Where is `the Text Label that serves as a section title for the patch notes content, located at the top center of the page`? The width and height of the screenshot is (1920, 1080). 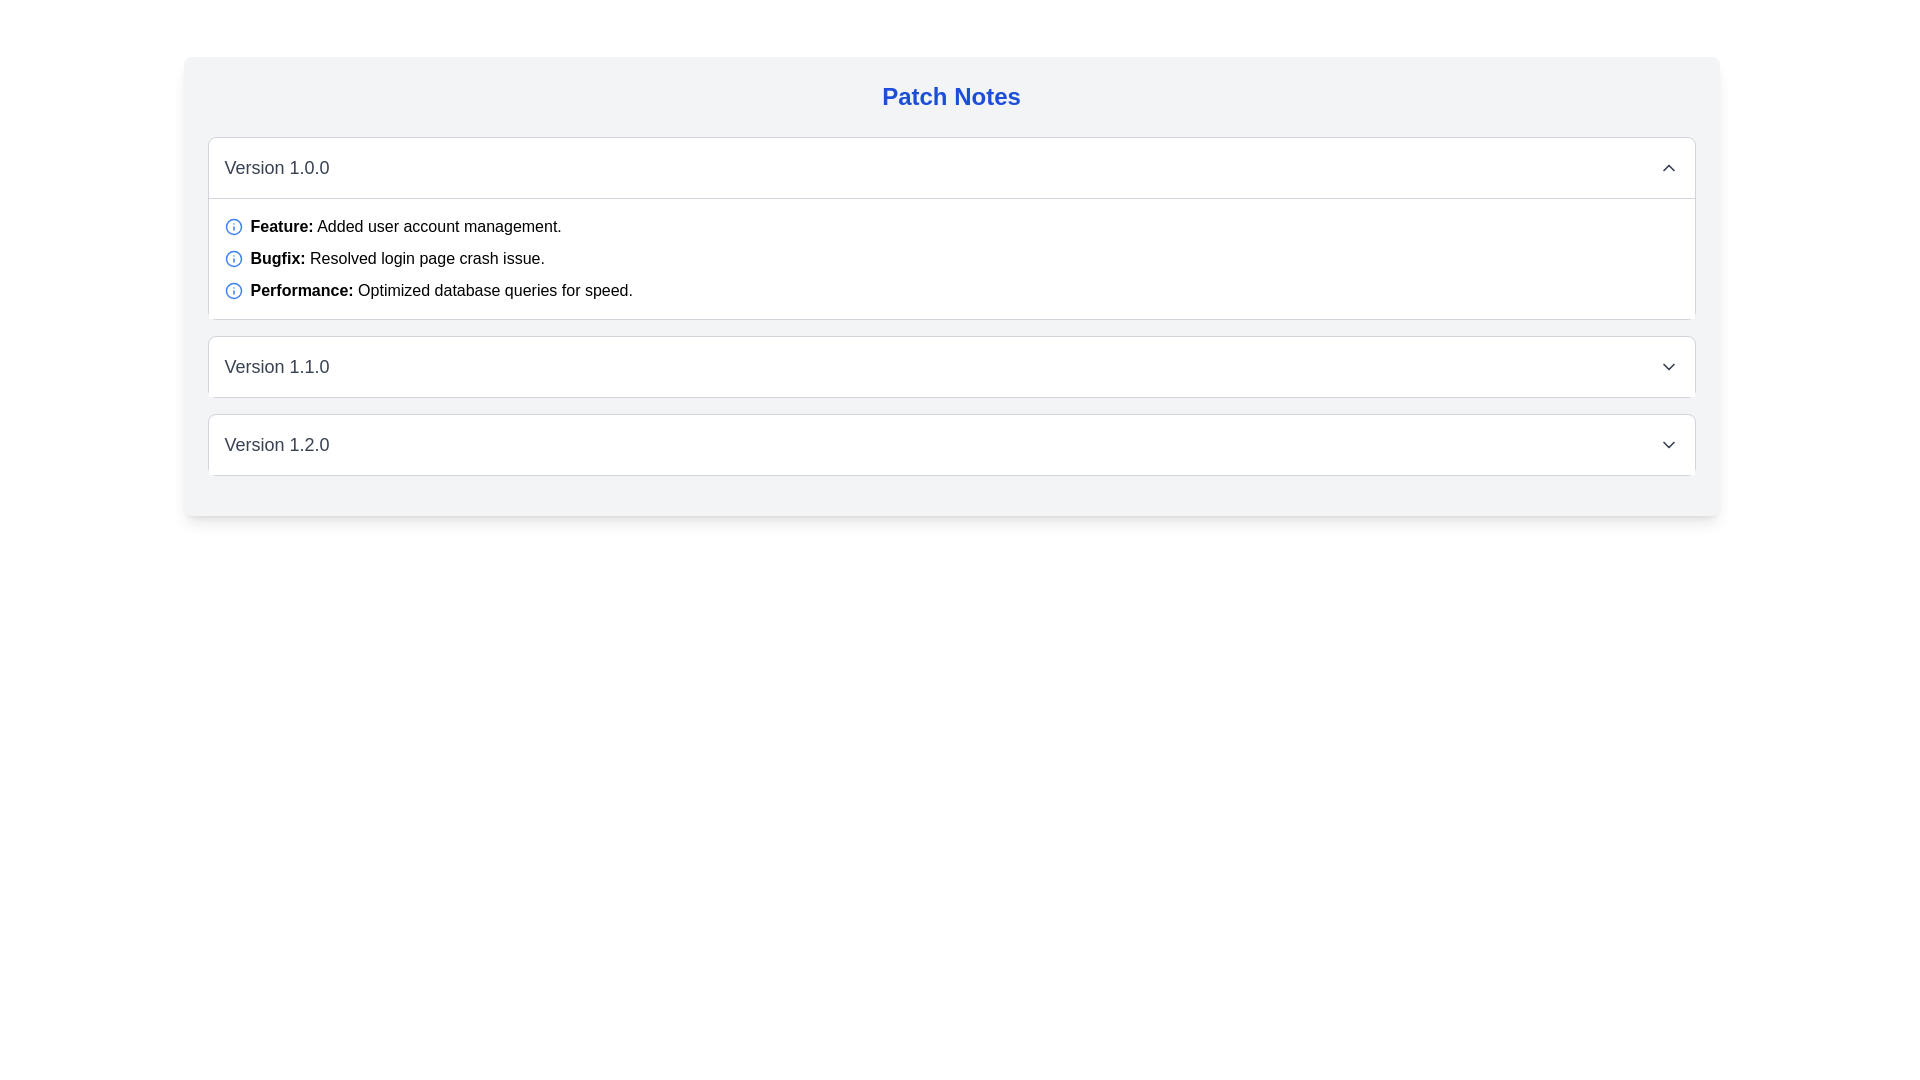
the Text Label that serves as a section title for the patch notes content, located at the top center of the page is located at coordinates (950, 96).